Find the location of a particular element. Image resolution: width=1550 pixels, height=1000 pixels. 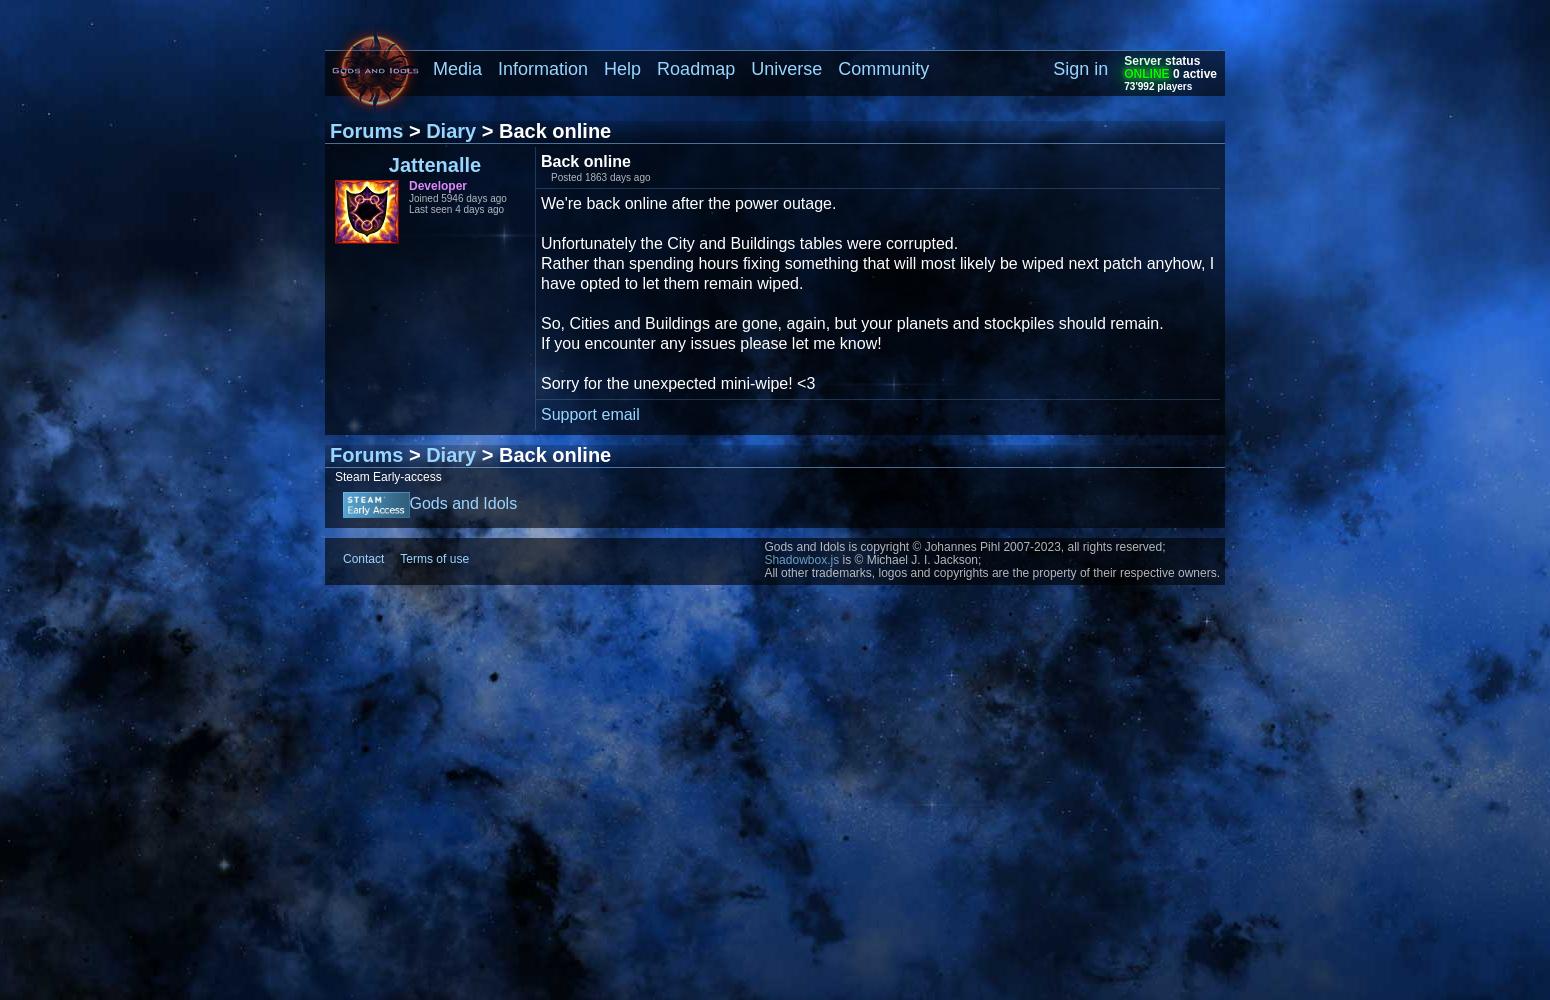

'Back online' is located at coordinates (539, 161).